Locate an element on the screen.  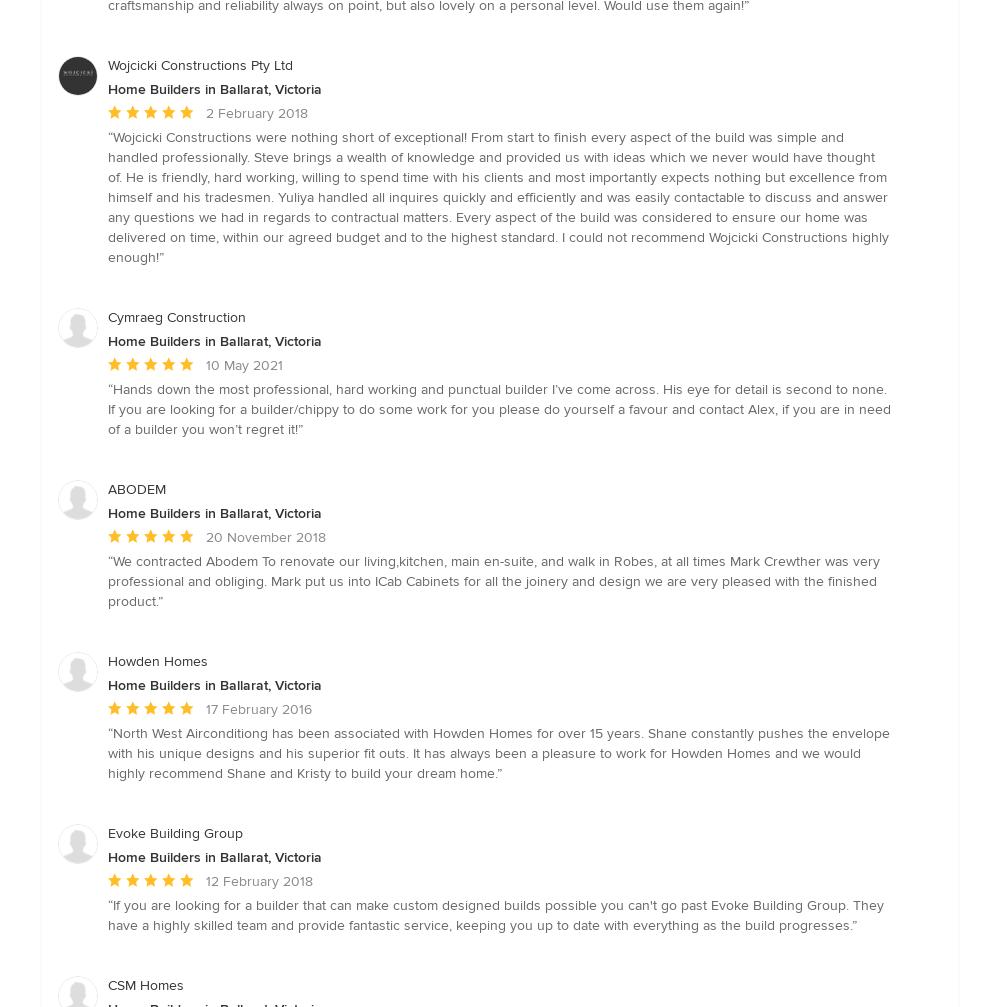
'North West Airconditiong has been associated with Howden Homes for over 15 years.
Shane constantly pushes the envelope with his unique designs and his superior fit outs.
It has always been a pleasure to work for Howden Homes and we would highly recommend Shane and Kristy to build your dream home.' is located at coordinates (498, 751).